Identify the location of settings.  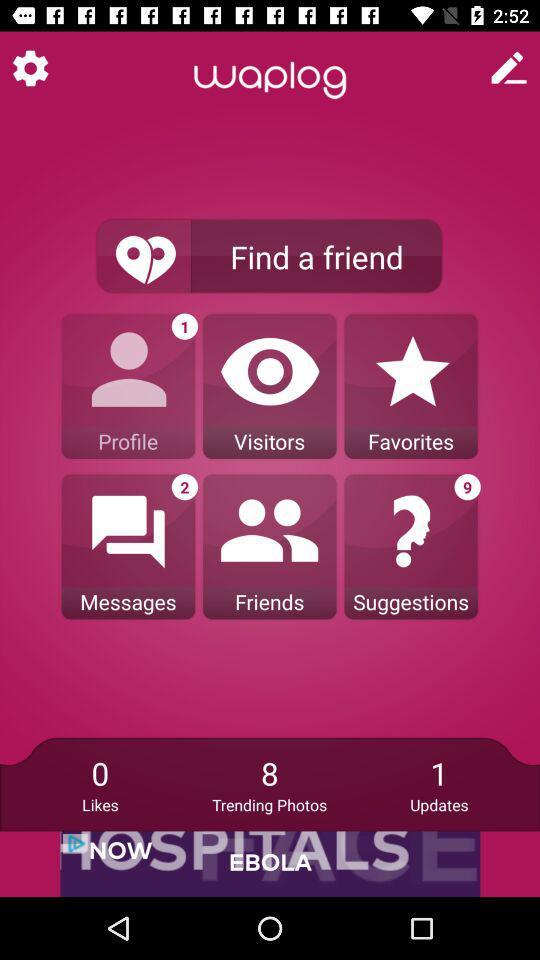
(29, 68).